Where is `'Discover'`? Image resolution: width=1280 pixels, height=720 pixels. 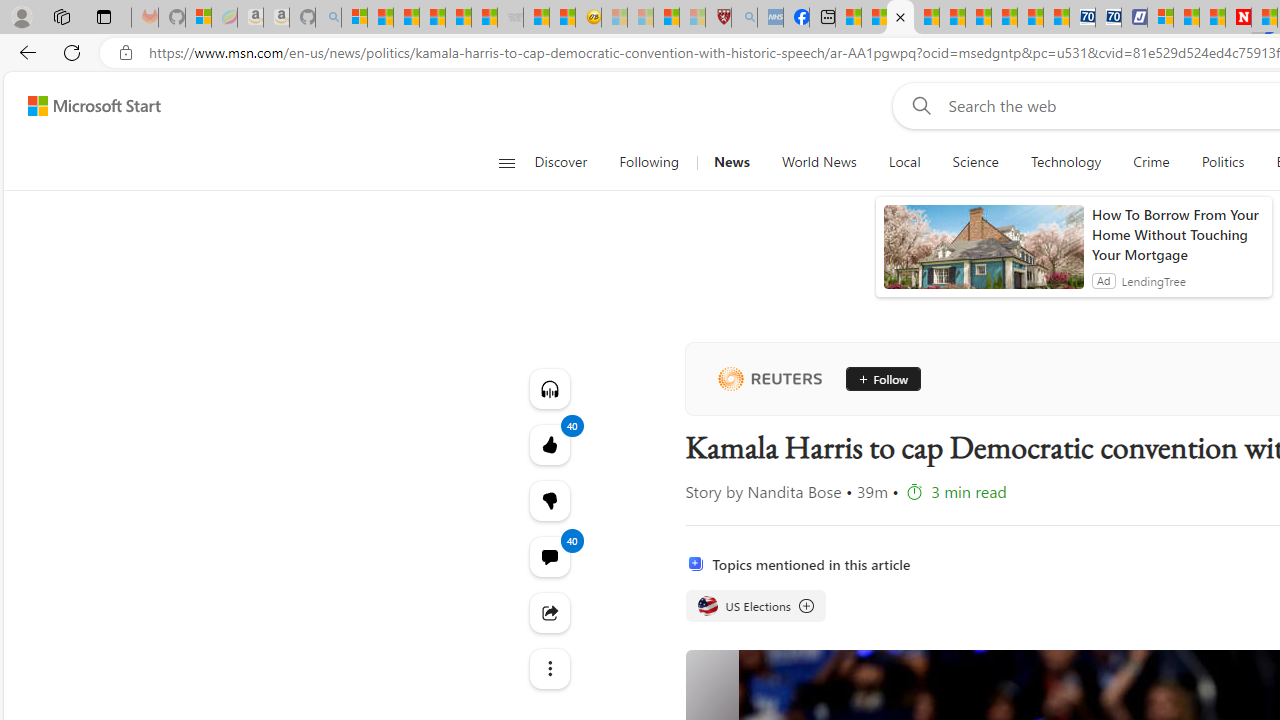
'Discover' is located at coordinates (560, 162).